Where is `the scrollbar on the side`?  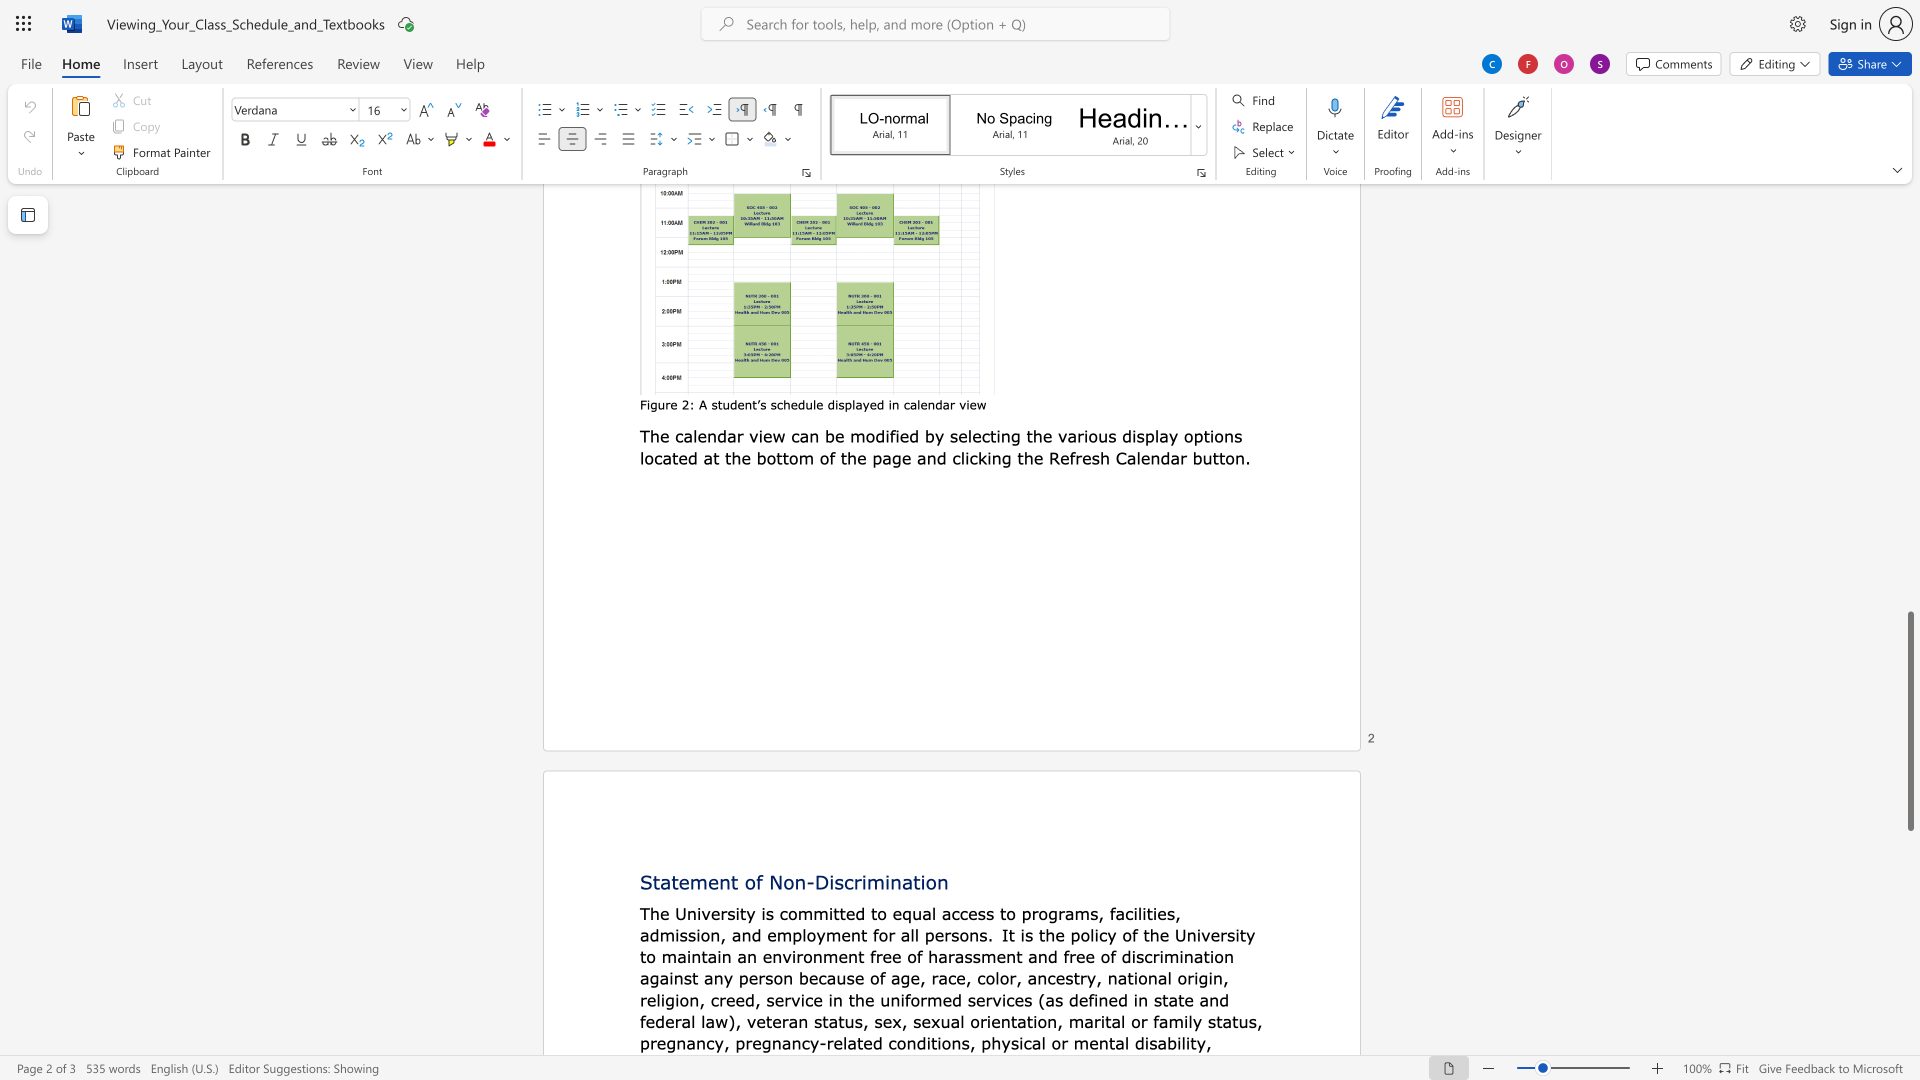 the scrollbar on the side is located at coordinates (1909, 519).